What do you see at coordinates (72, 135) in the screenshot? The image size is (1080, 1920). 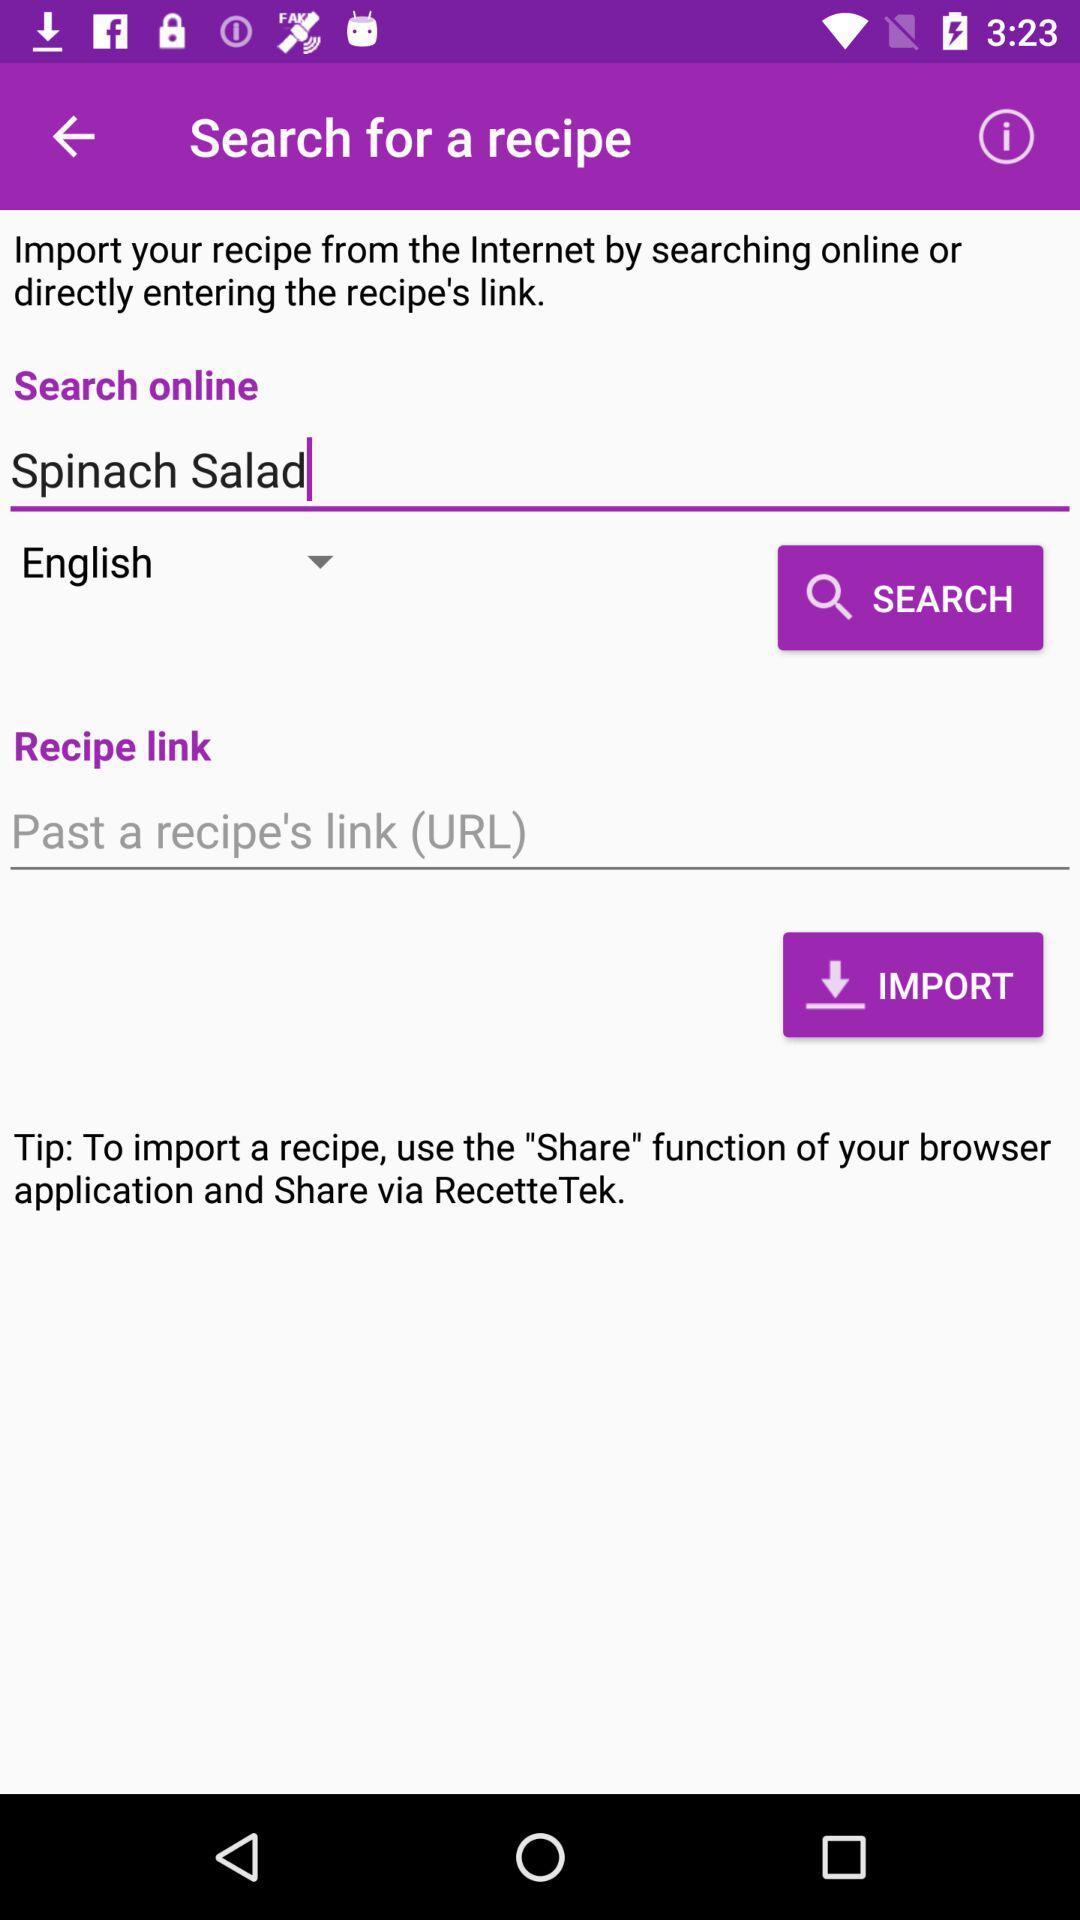 I see `the item next to the search for a icon` at bounding box center [72, 135].